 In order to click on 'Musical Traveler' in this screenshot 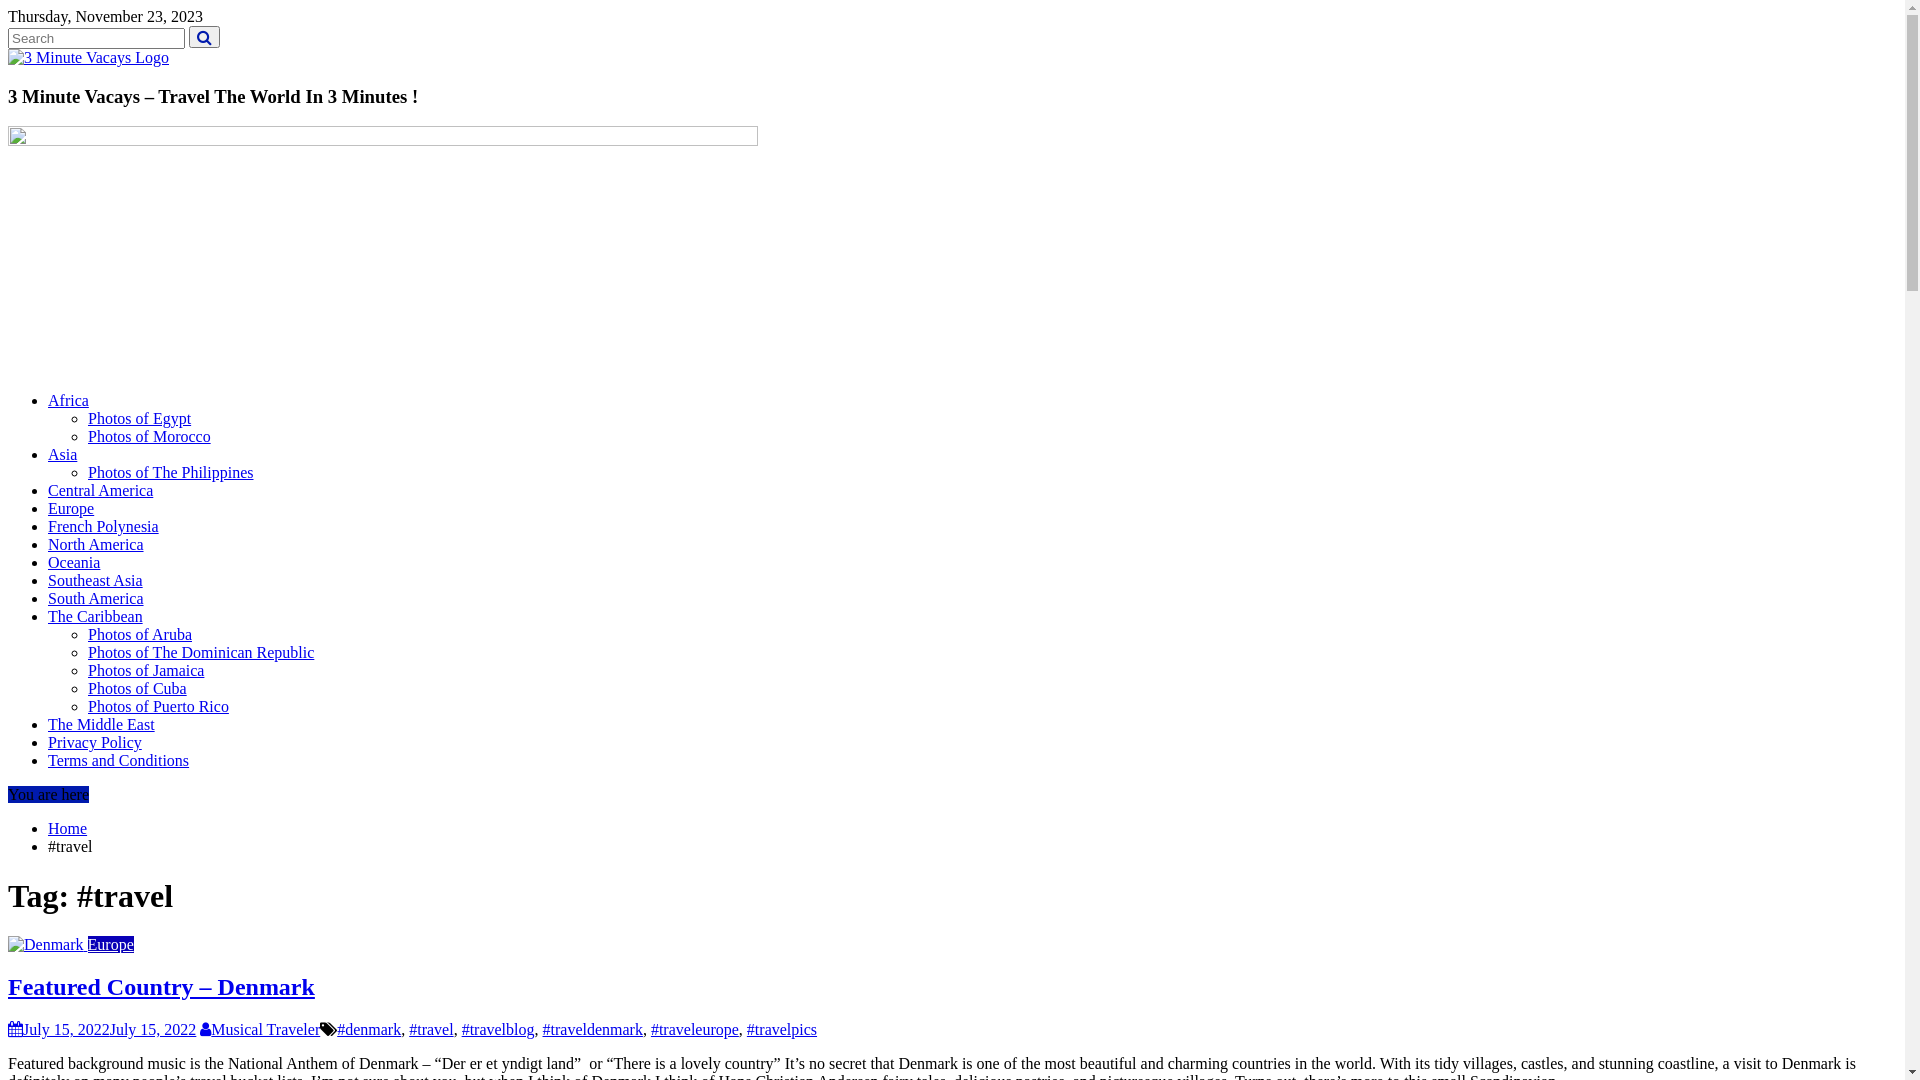, I will do `click(258, 1029)`.